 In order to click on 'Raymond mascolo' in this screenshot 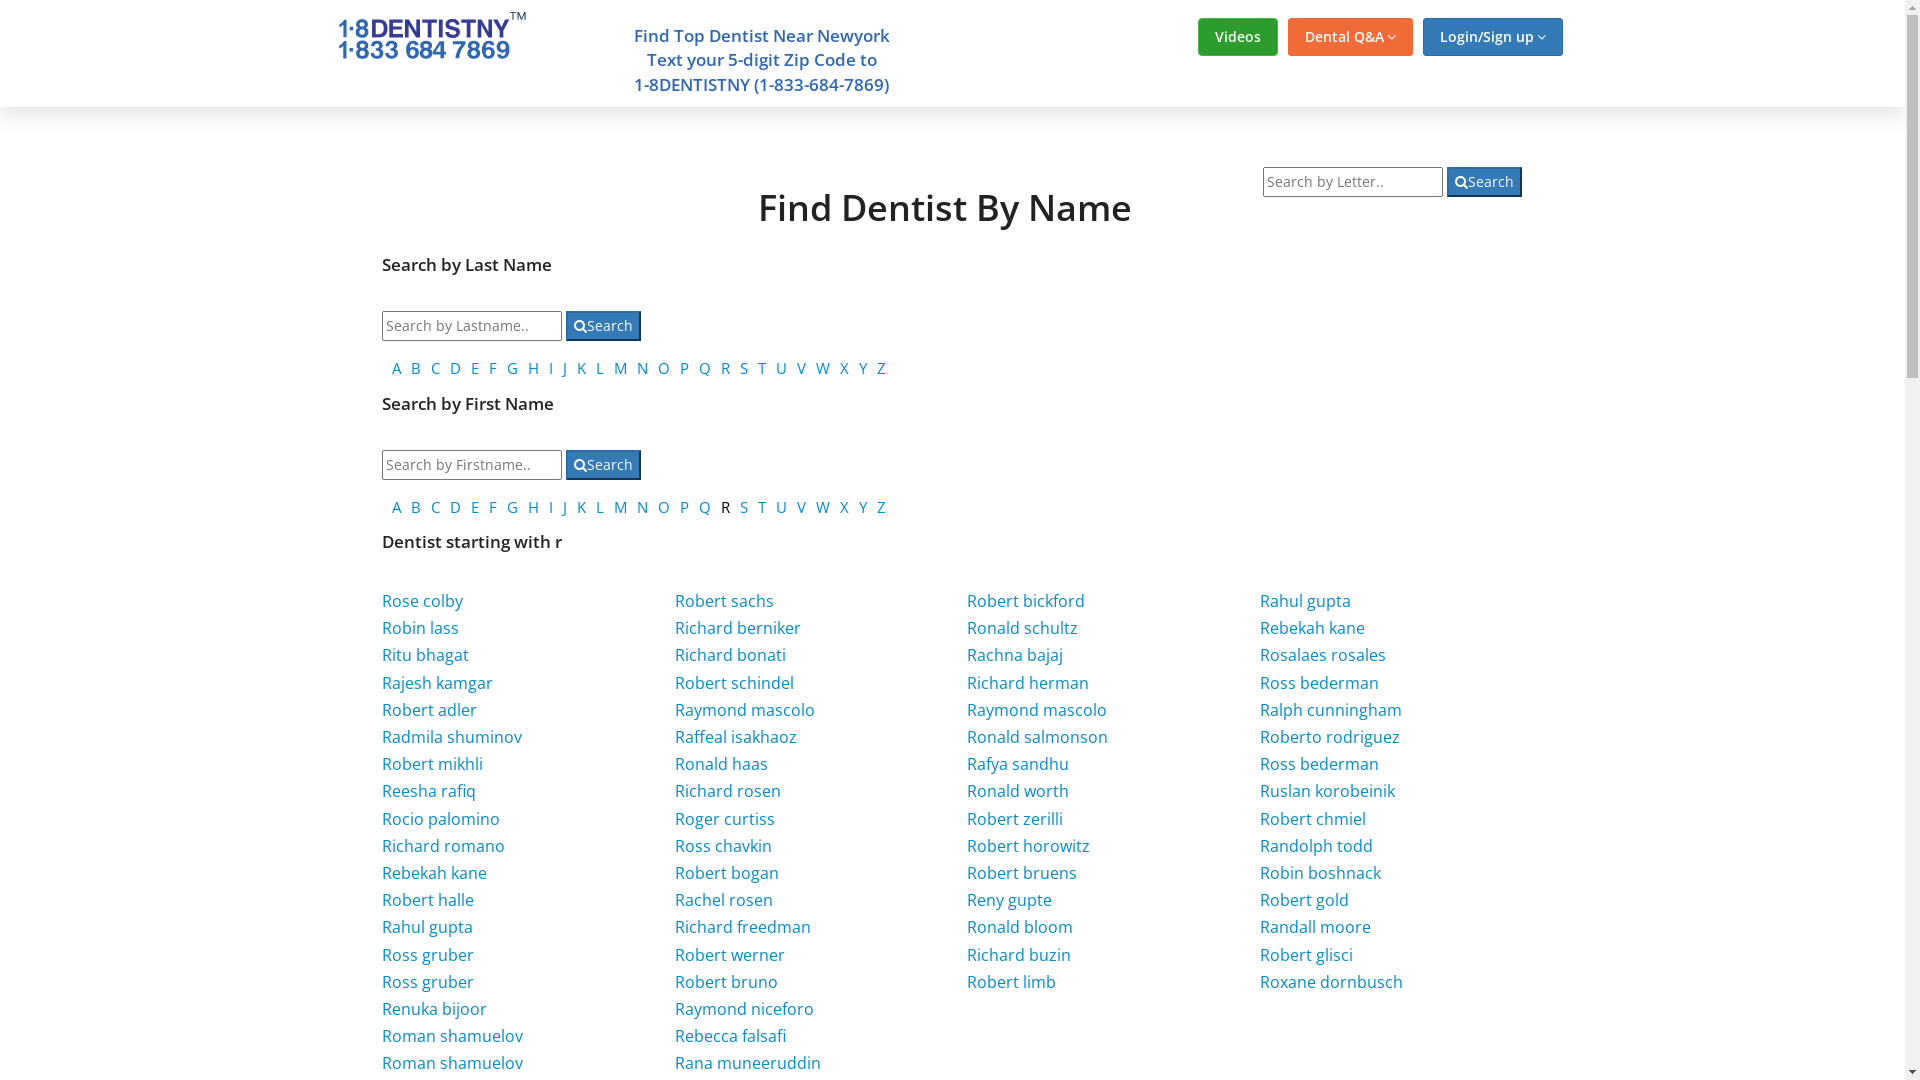, I will do `click(1036, 708)`.